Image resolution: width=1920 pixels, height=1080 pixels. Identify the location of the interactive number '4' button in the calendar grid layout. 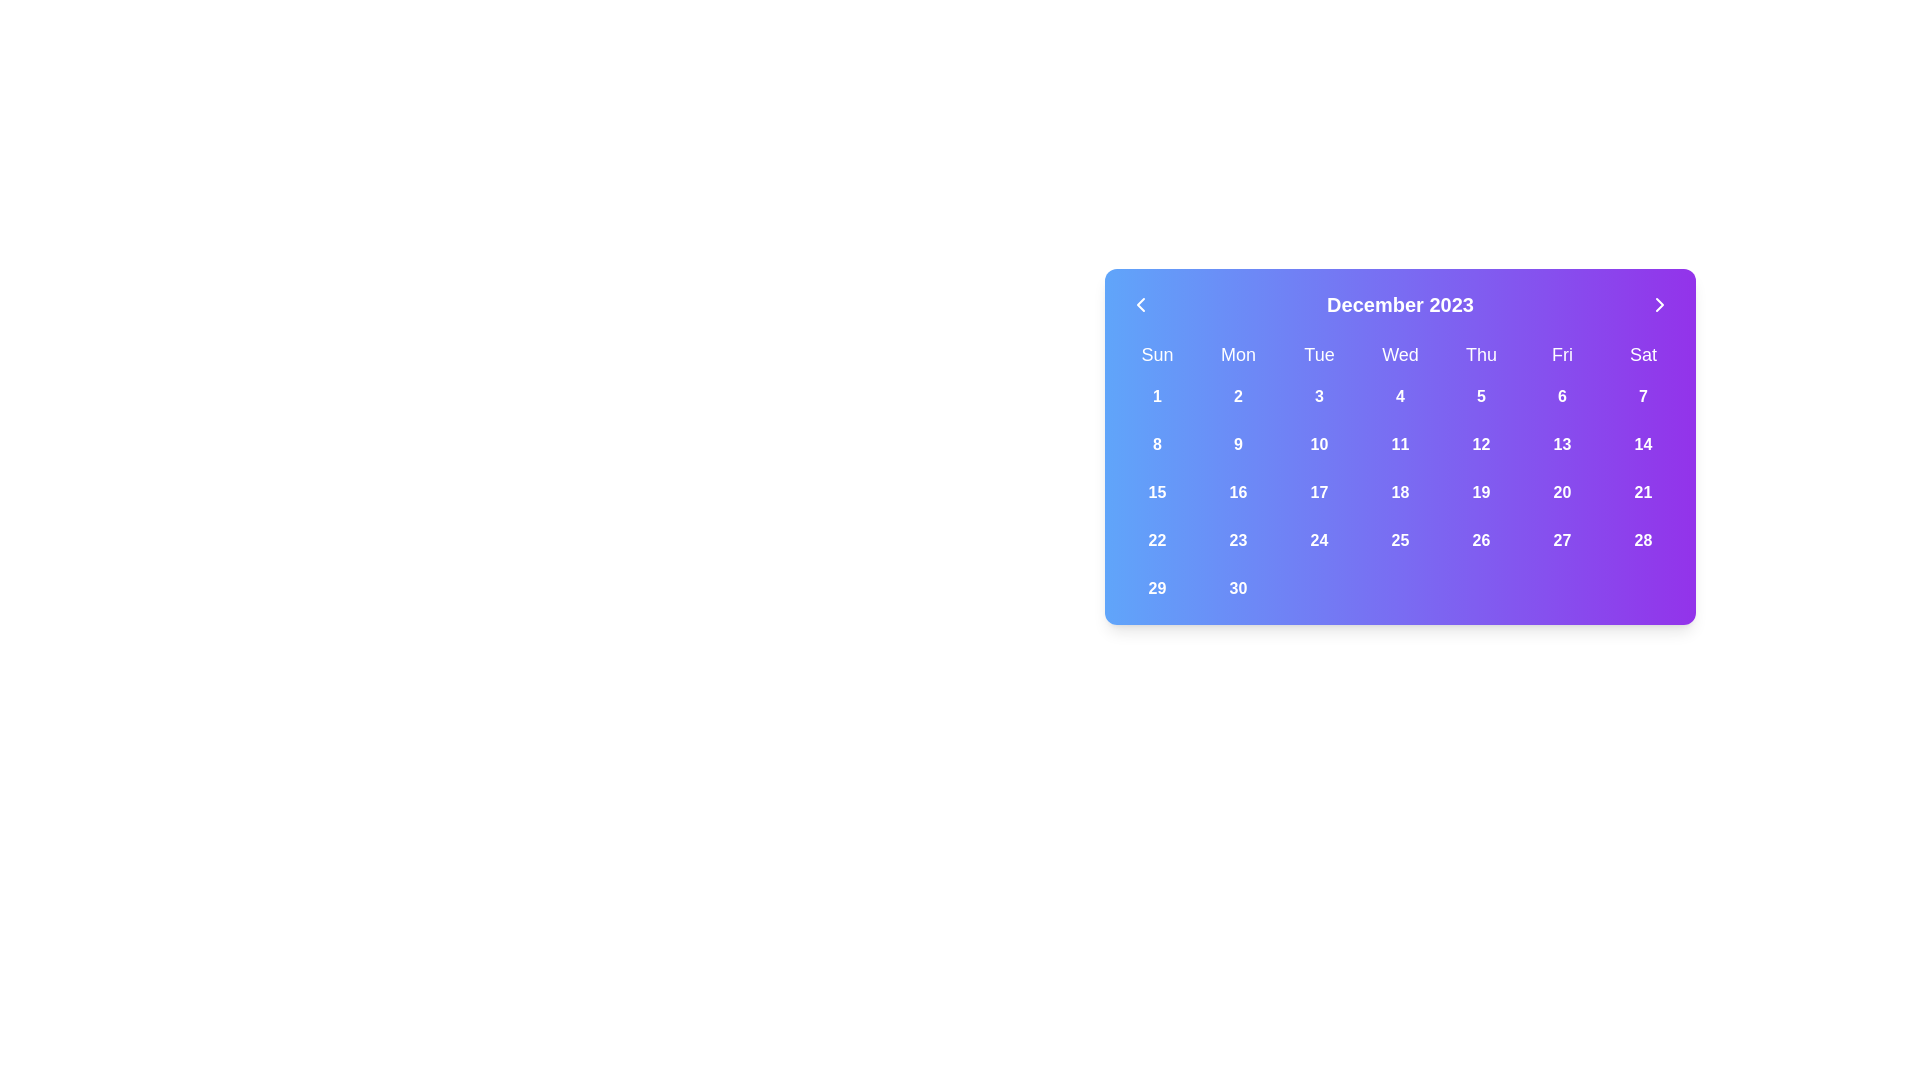
(1399, 397).